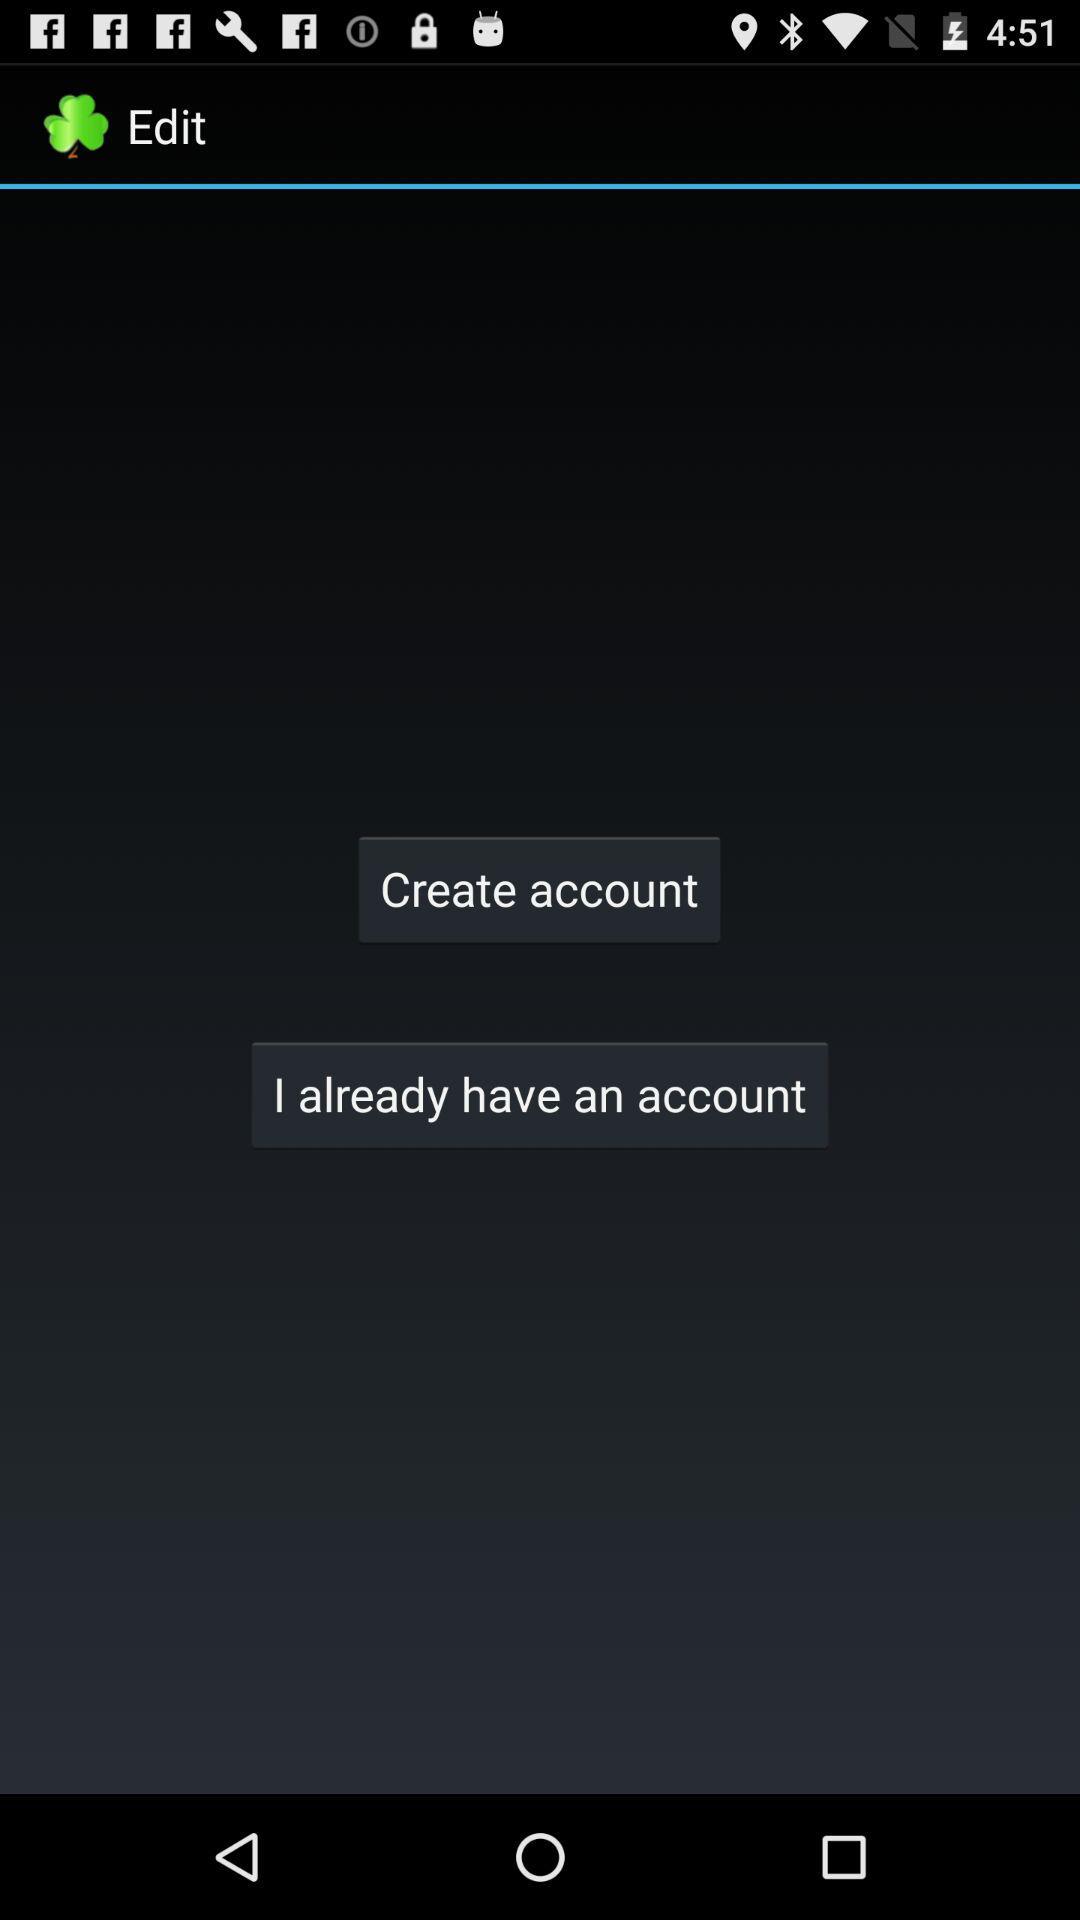  I want to click on create account, so click(538, 887).